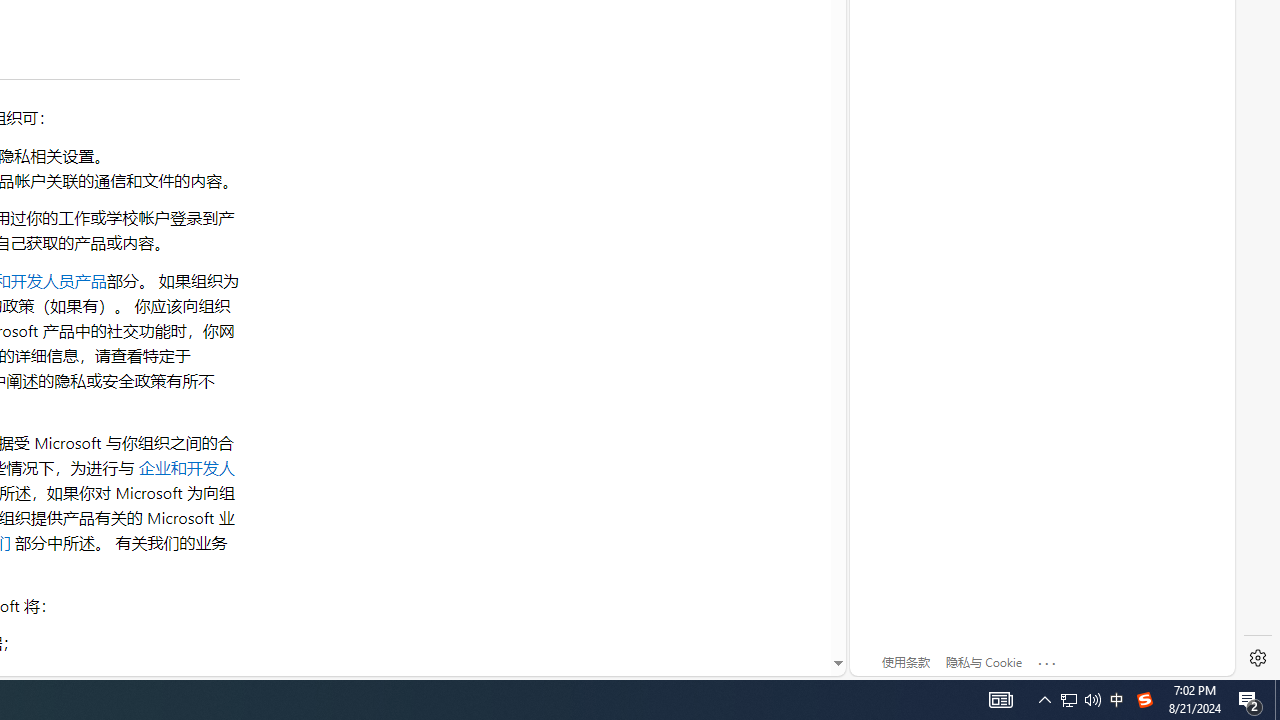  I want to click on 'Action Center, 2 new notifications', so click(1250, 698).